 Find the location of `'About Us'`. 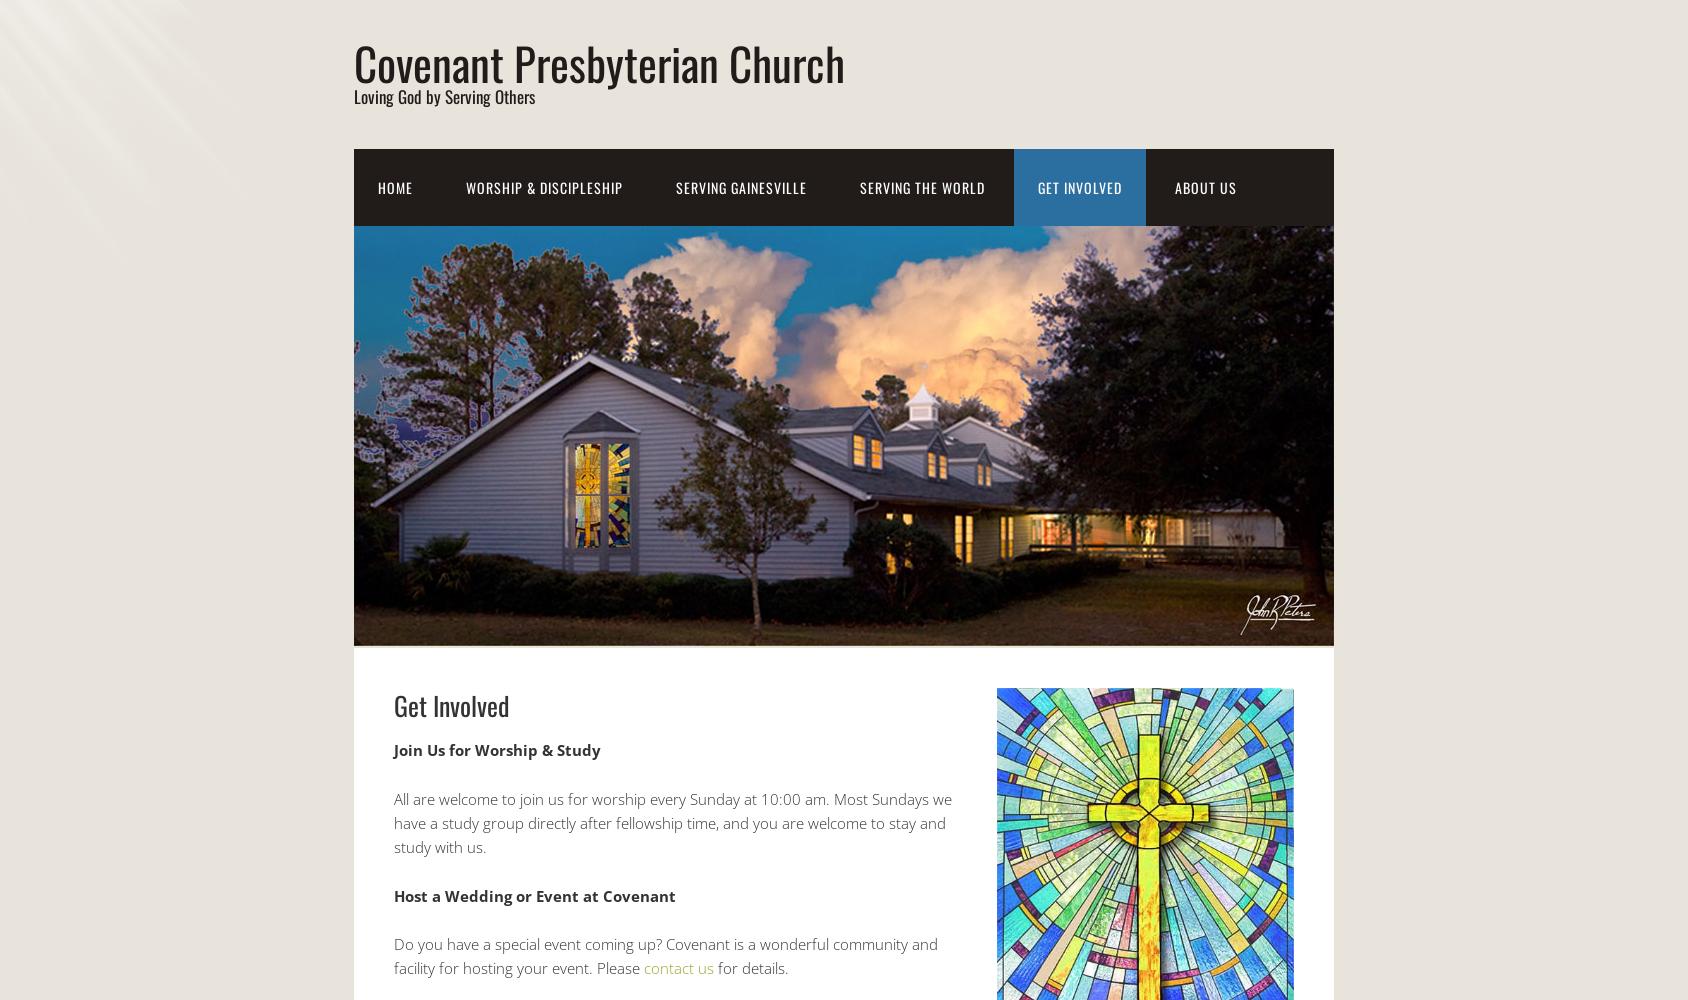

'About Us' is located at coordinates (1206, 186).